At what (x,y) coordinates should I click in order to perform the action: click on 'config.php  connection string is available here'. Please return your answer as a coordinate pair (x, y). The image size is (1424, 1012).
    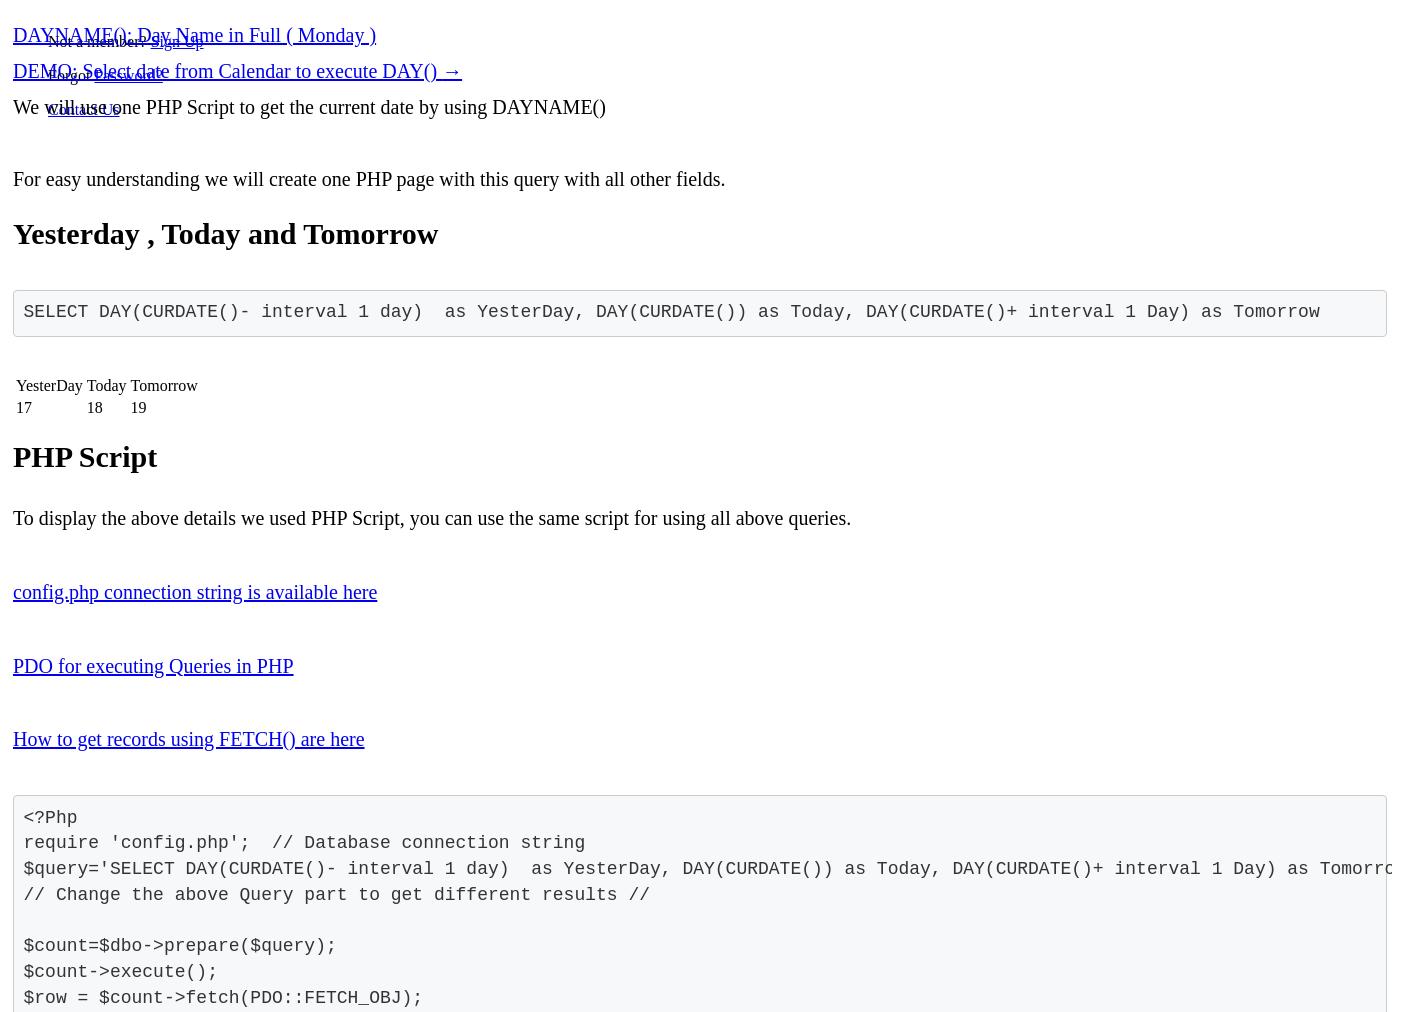
    Looking at the image, I should click on (193, 590).